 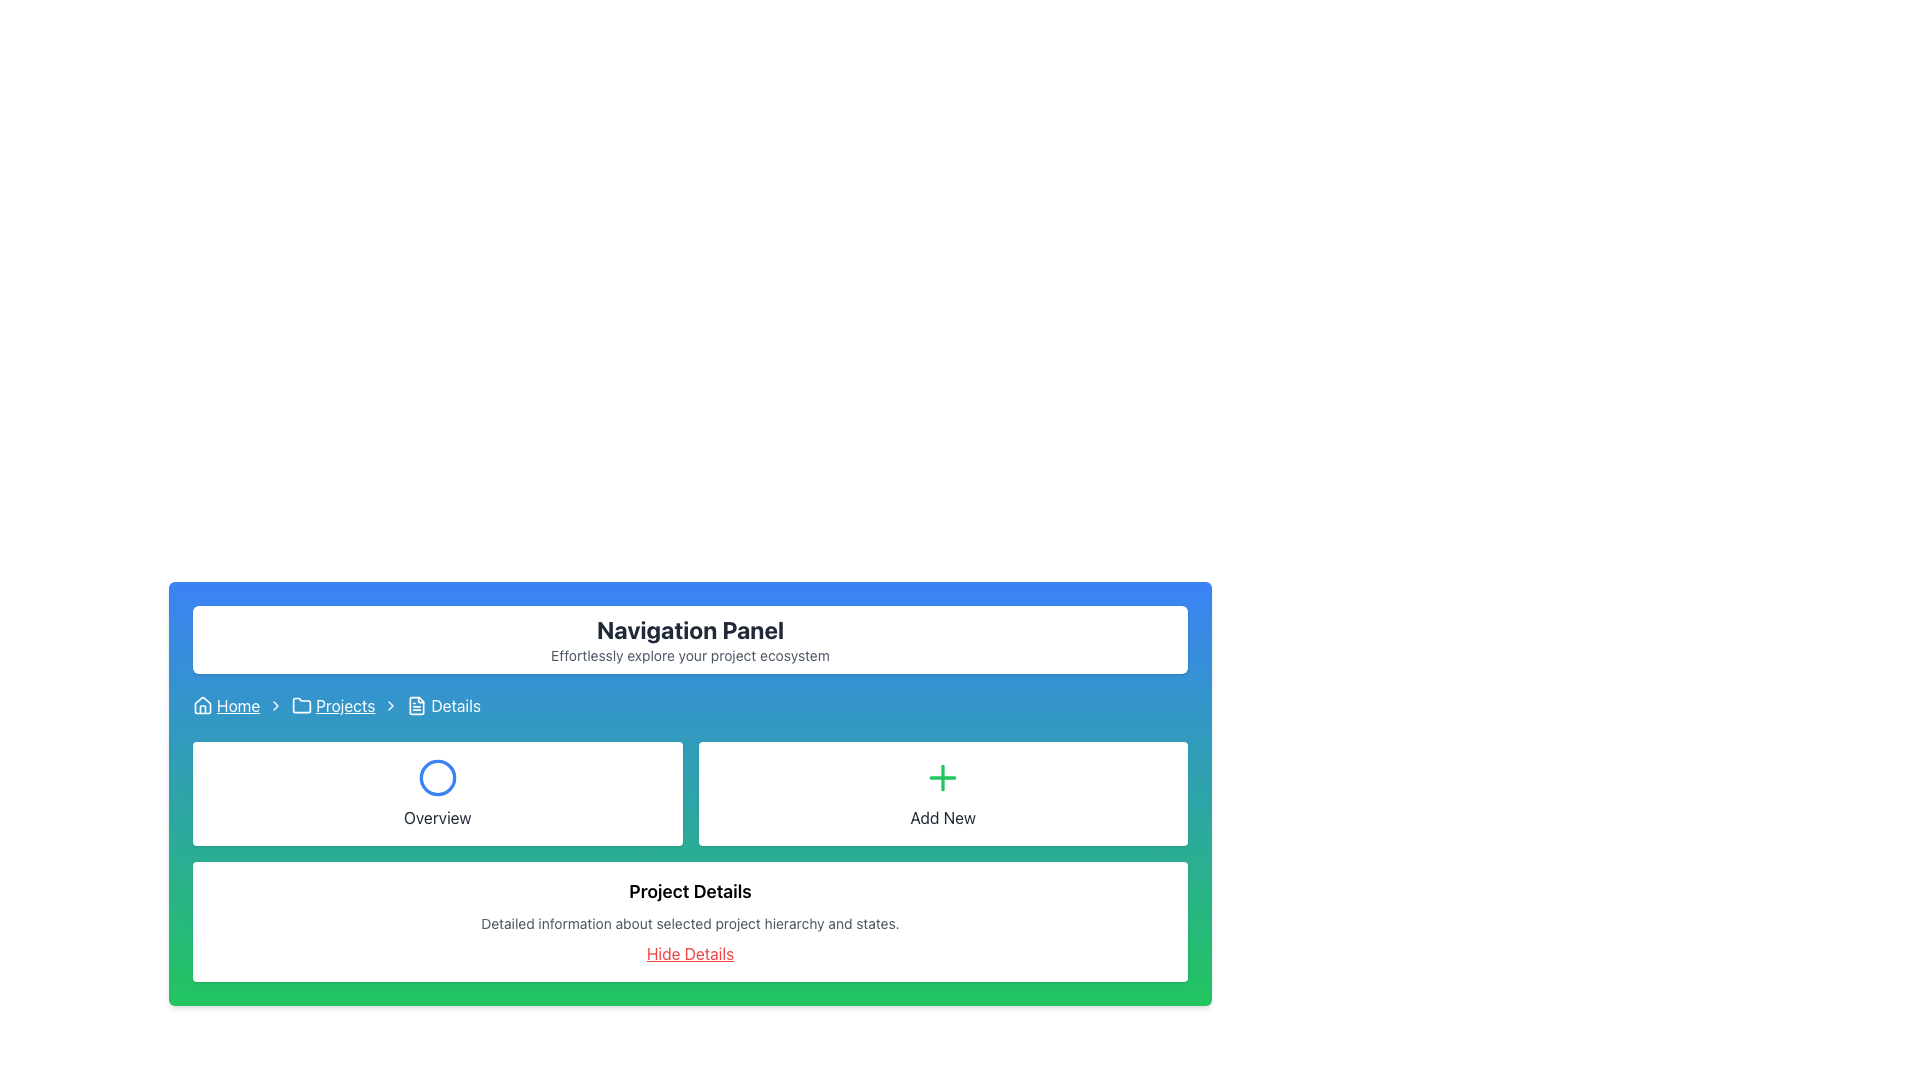 What do you see at coordinates (301, 704) in the screenshot?
I see `the 'Projects' icon in the breadcrumb navigation to associate it with the navigational text` at bounding box center [301, 704].